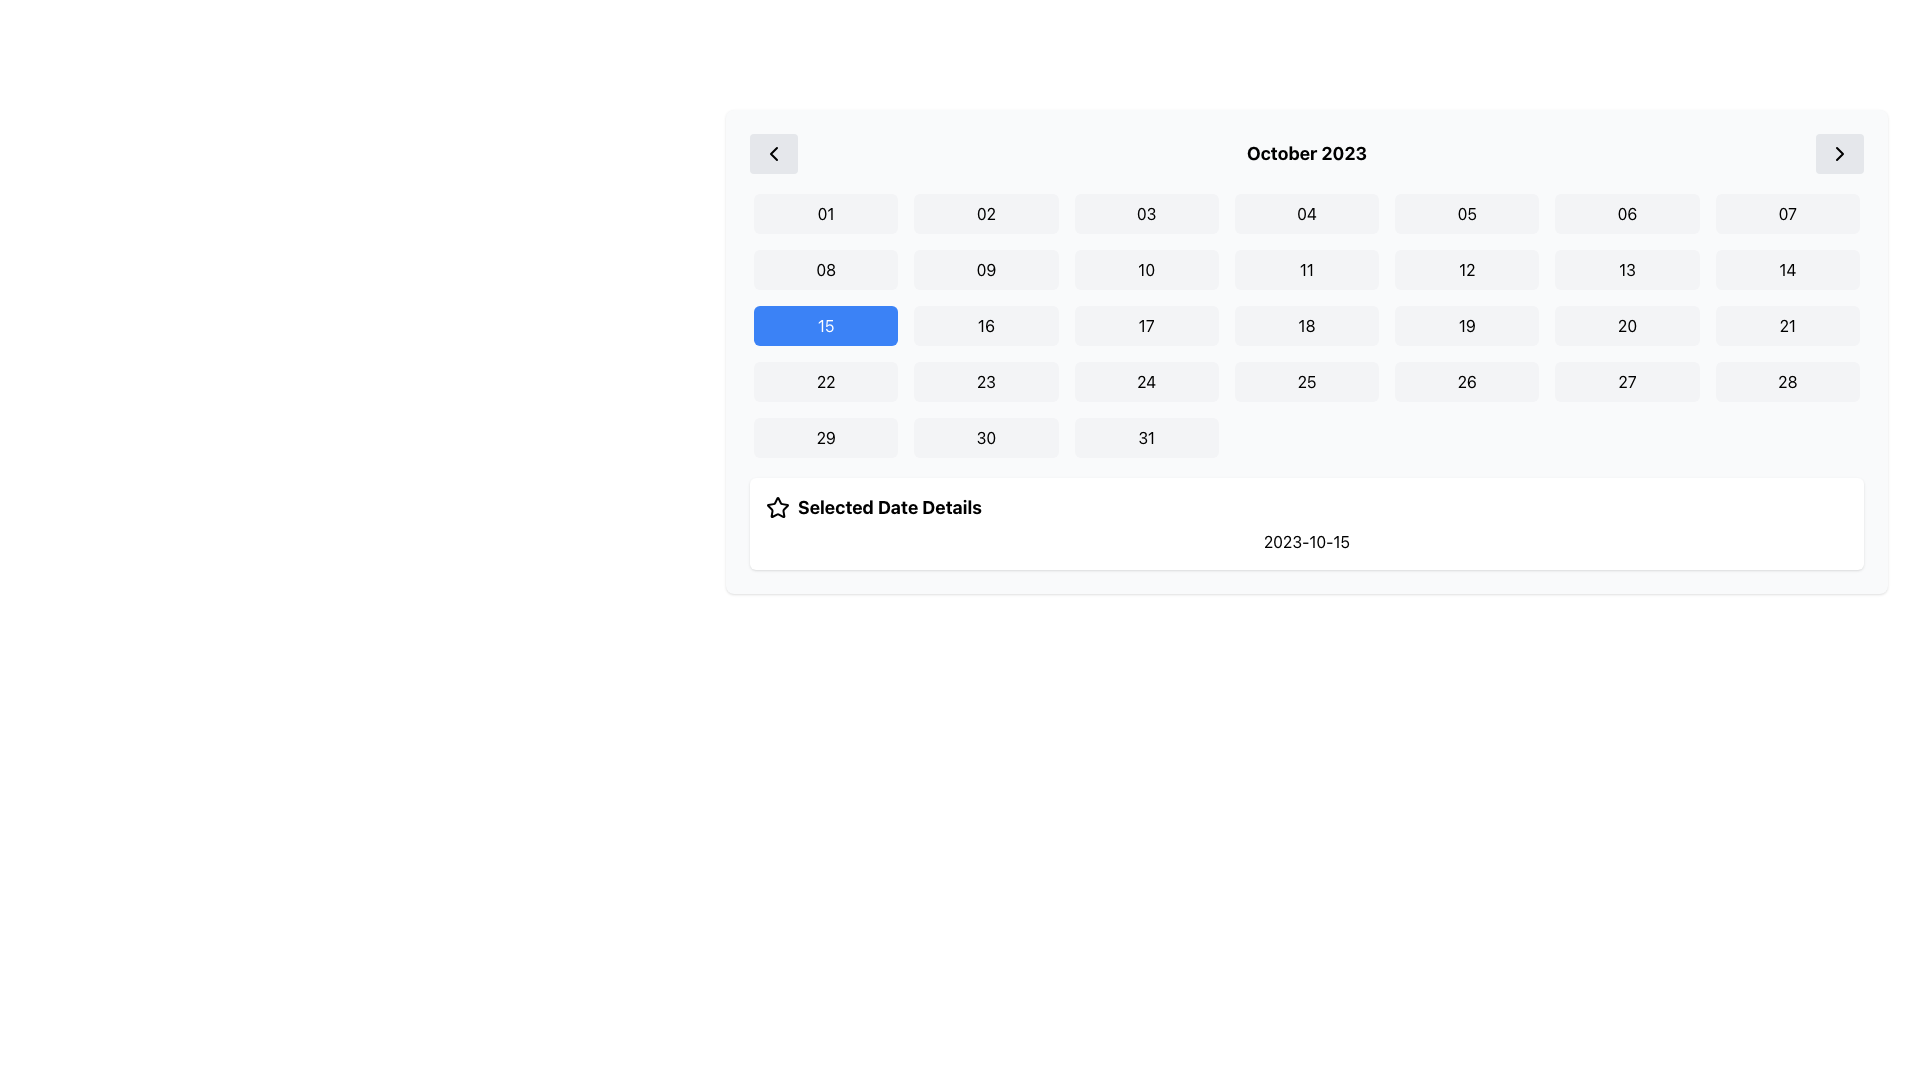 This screenshot has width=1920, height=1080. What do you see at coordinates (986, 270) in the screenshot?
I see `the button labeled '09' with rounded corners and a light gray background` at bounding box center [986, 270].